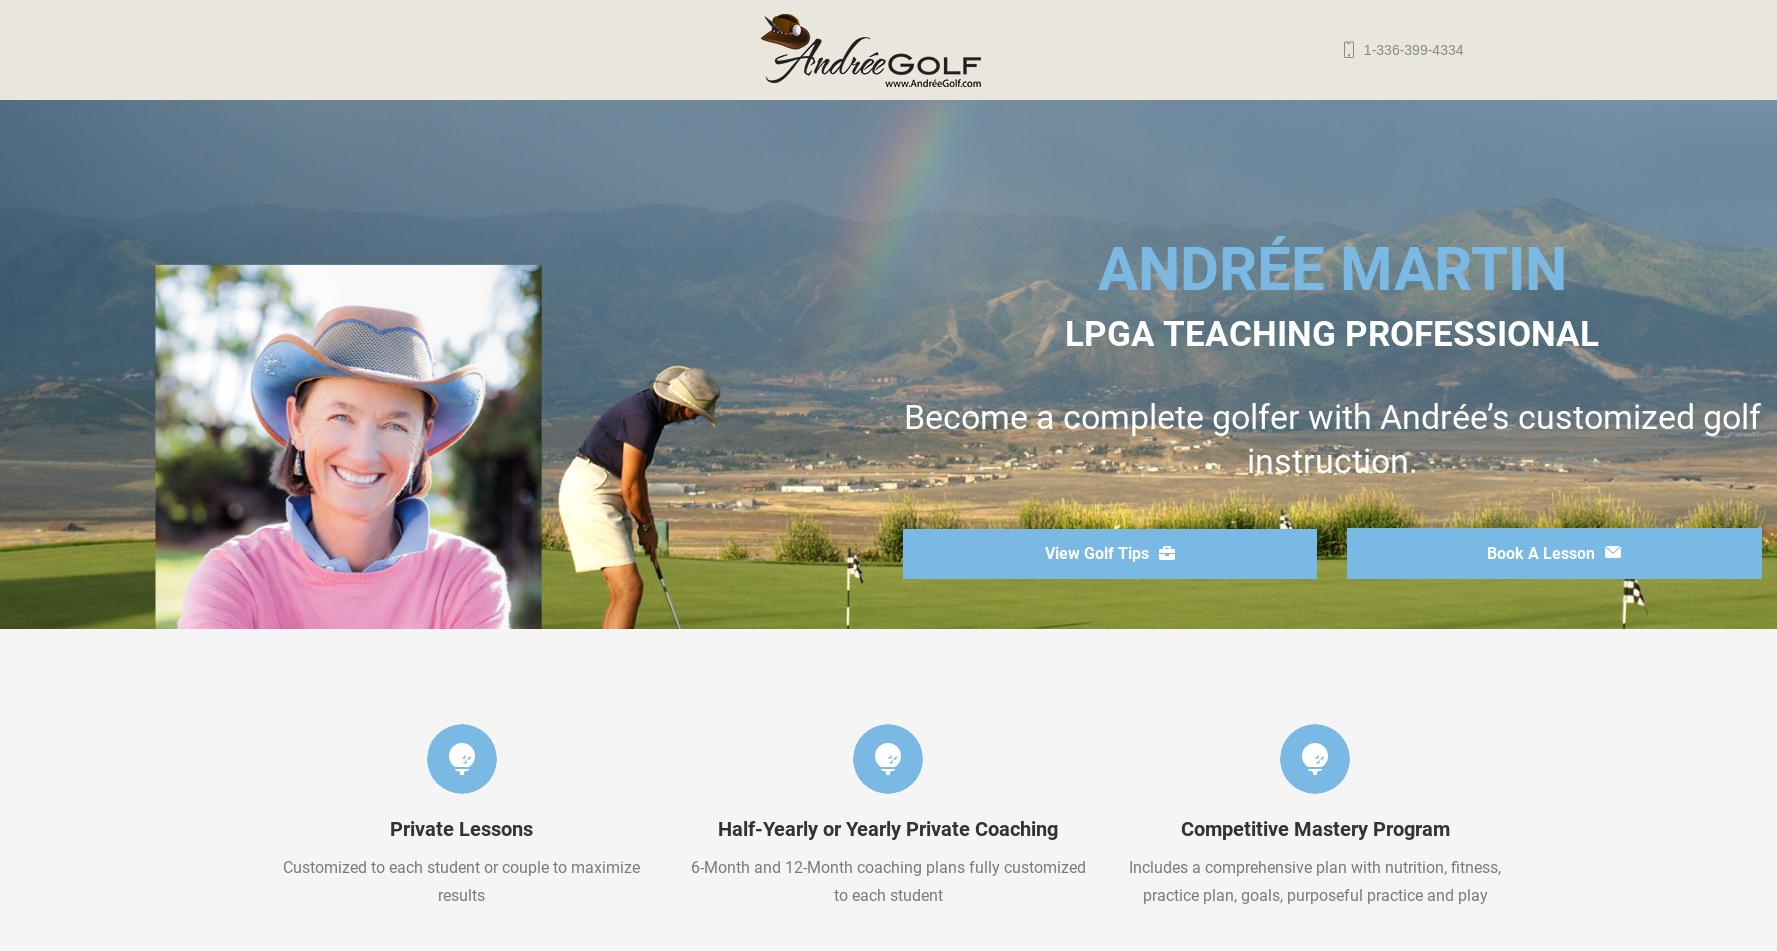  I want to click on 'Become a complete golfer with Andrée’s customized golf instruction.', so click(903, 438).